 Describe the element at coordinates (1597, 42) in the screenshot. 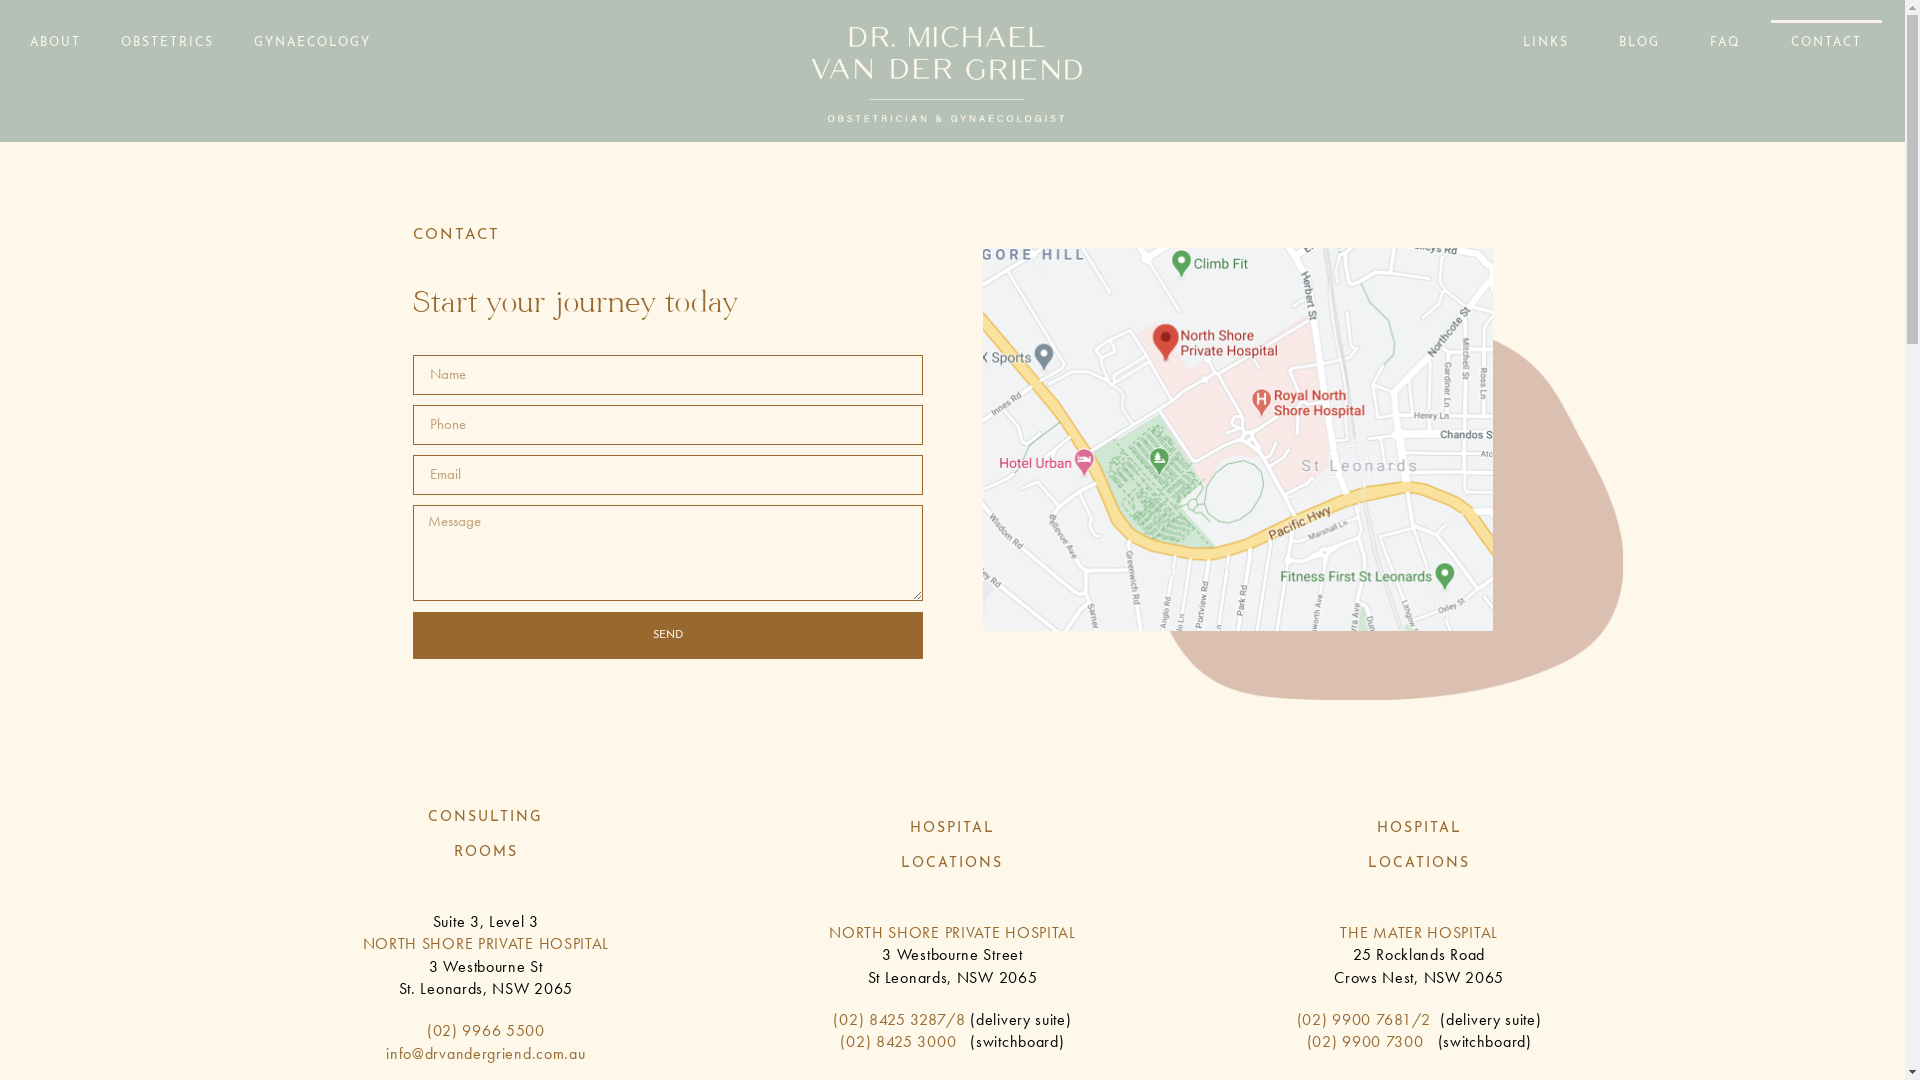

I see `'BLOG'` at that location.